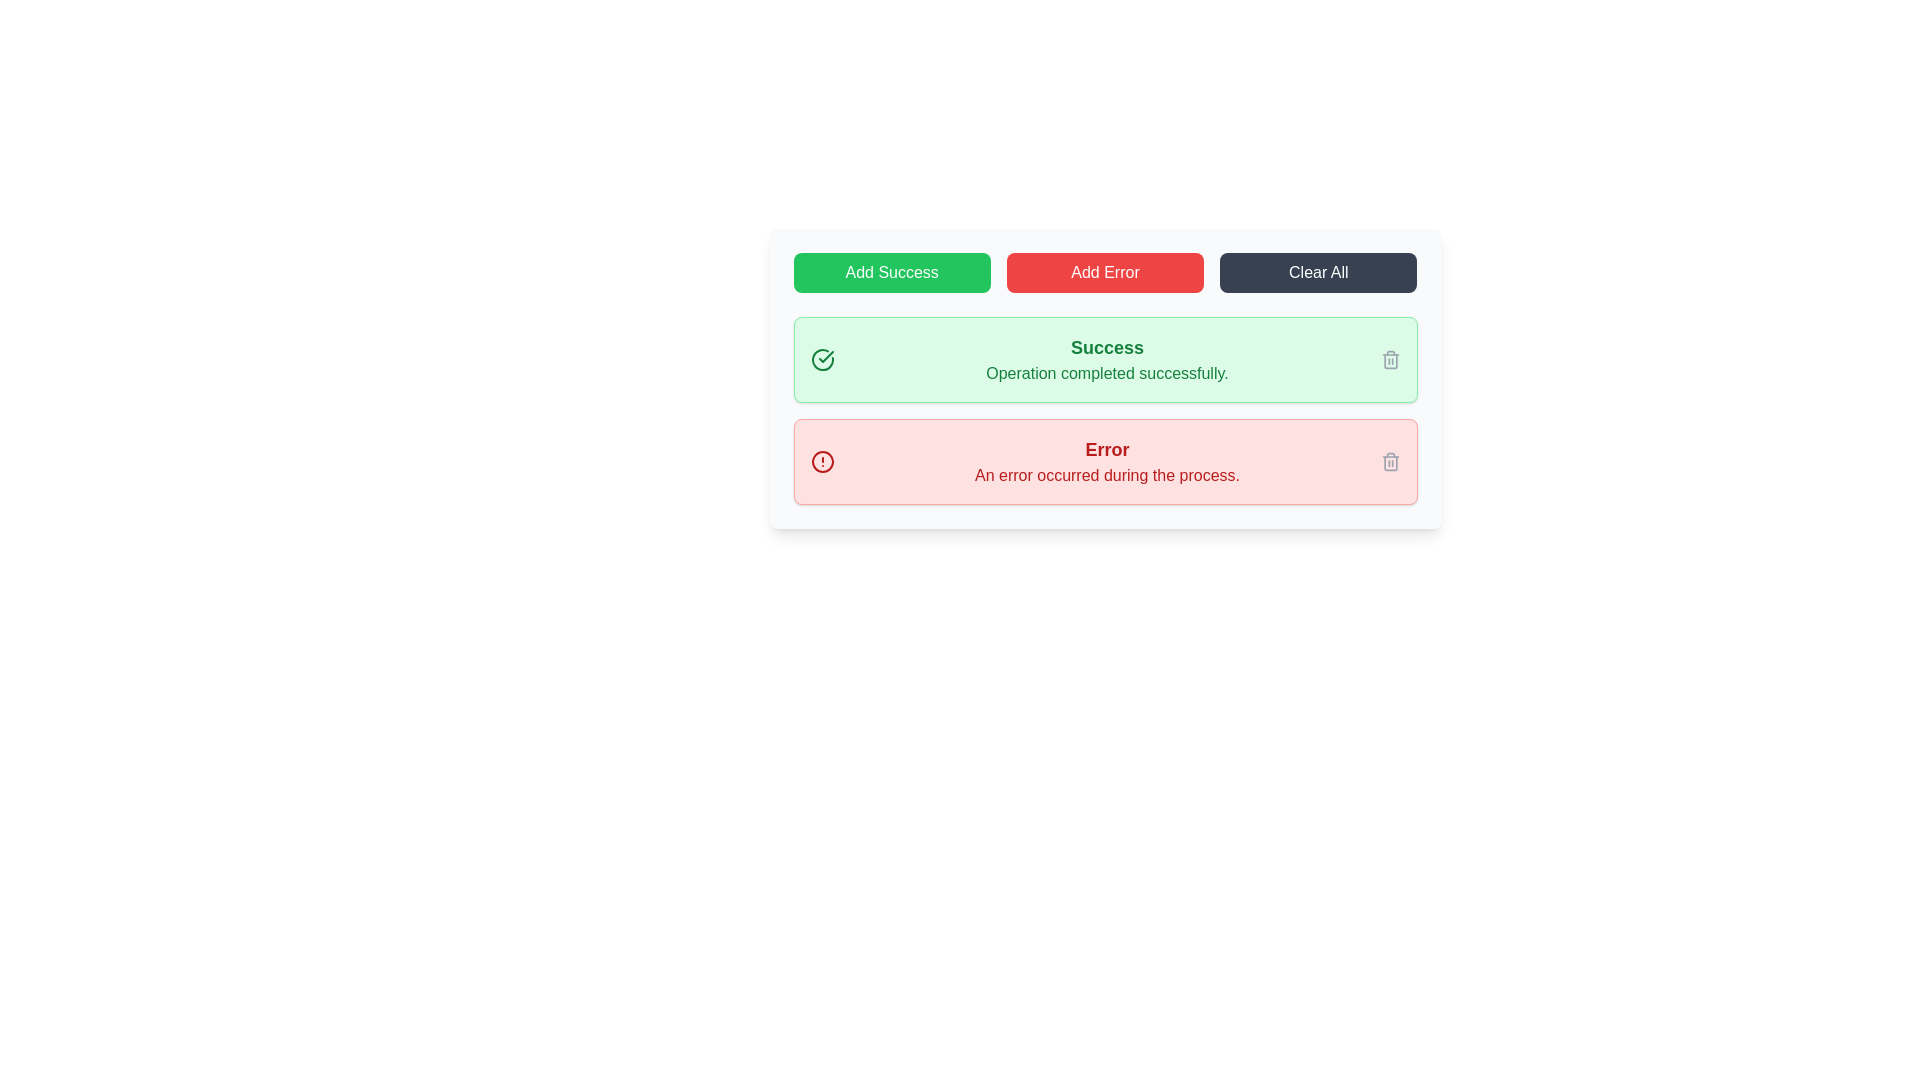 The image size is (1920, 1080). What do you see at coordinates (822, 462) in the screenshot?
I see `the circular vector graphic with a red stroke, which is the outer border of the alert icon inside the red-shaded rectangular area at the bottom of the message listing panel` at bounding box center [822, 462].